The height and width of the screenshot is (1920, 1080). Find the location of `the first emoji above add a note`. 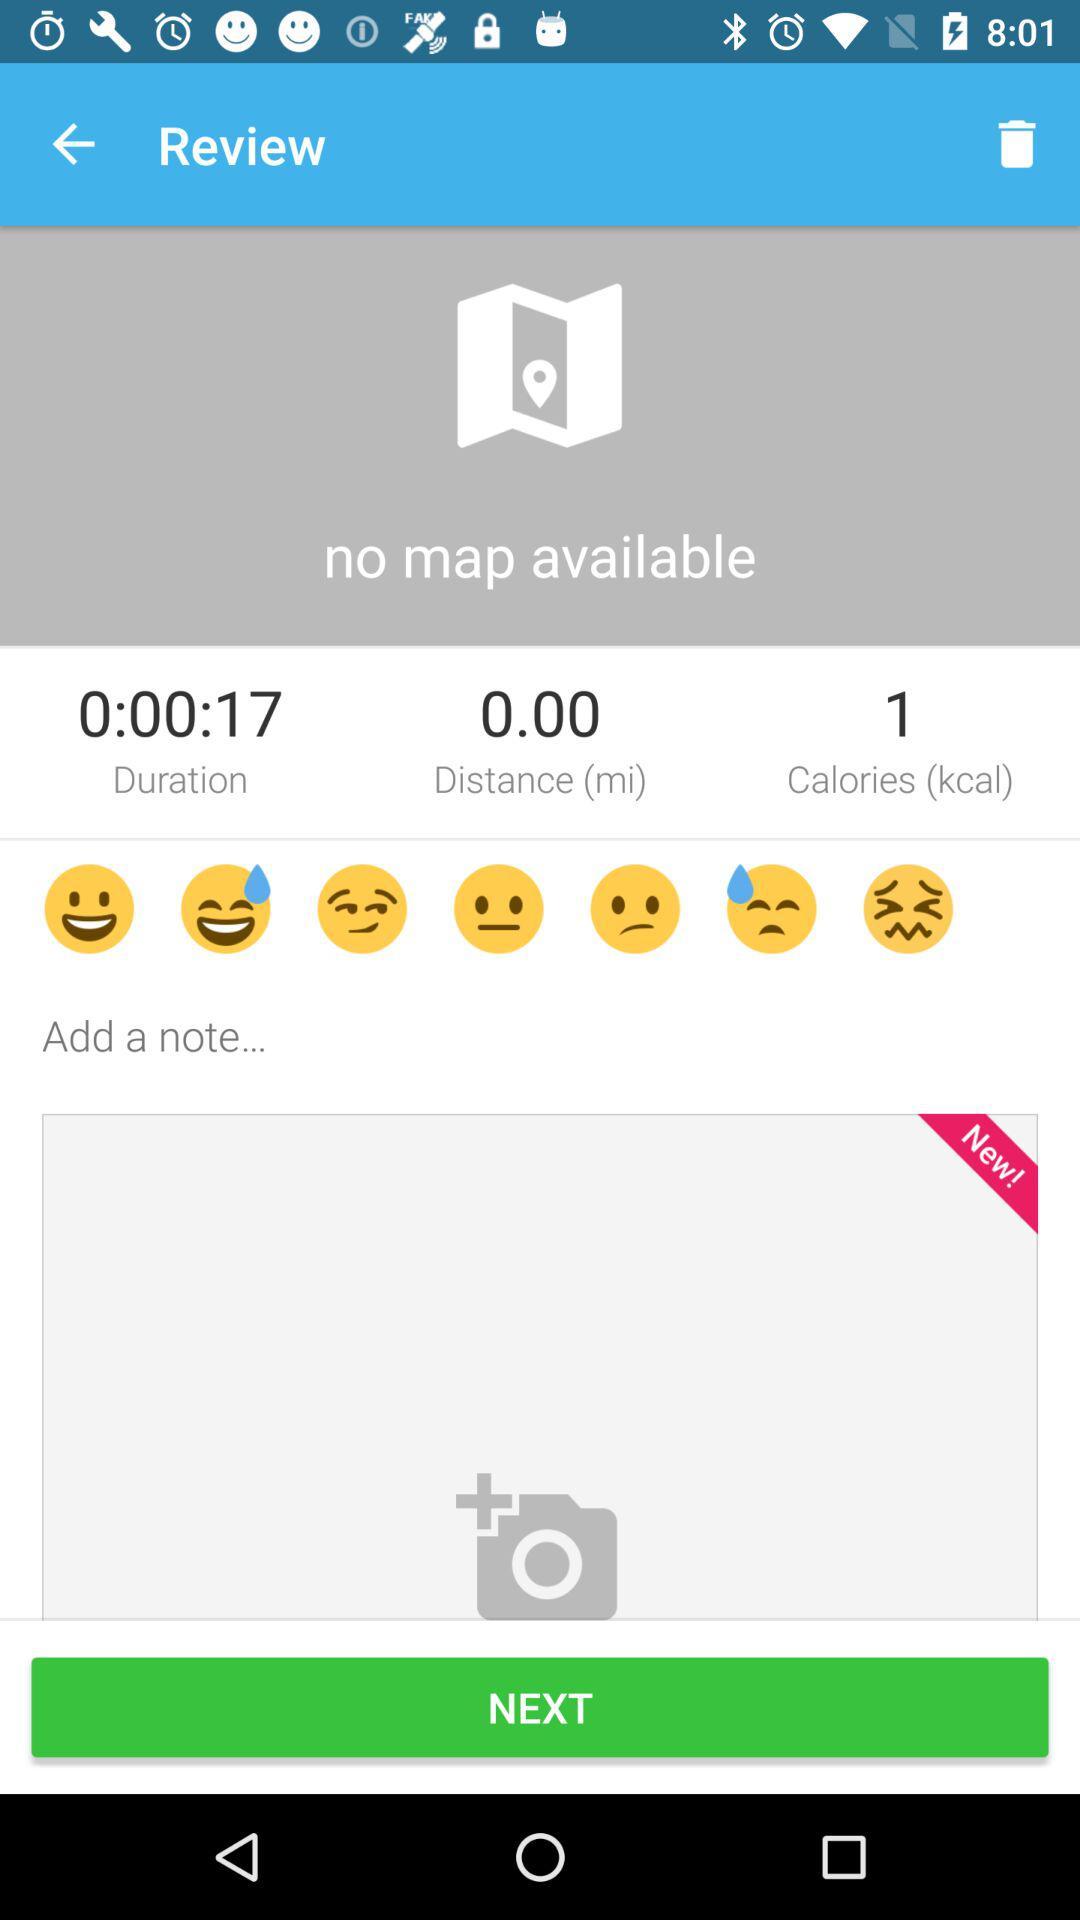

the first emoji above add a note is located at coordinates (88, 907).